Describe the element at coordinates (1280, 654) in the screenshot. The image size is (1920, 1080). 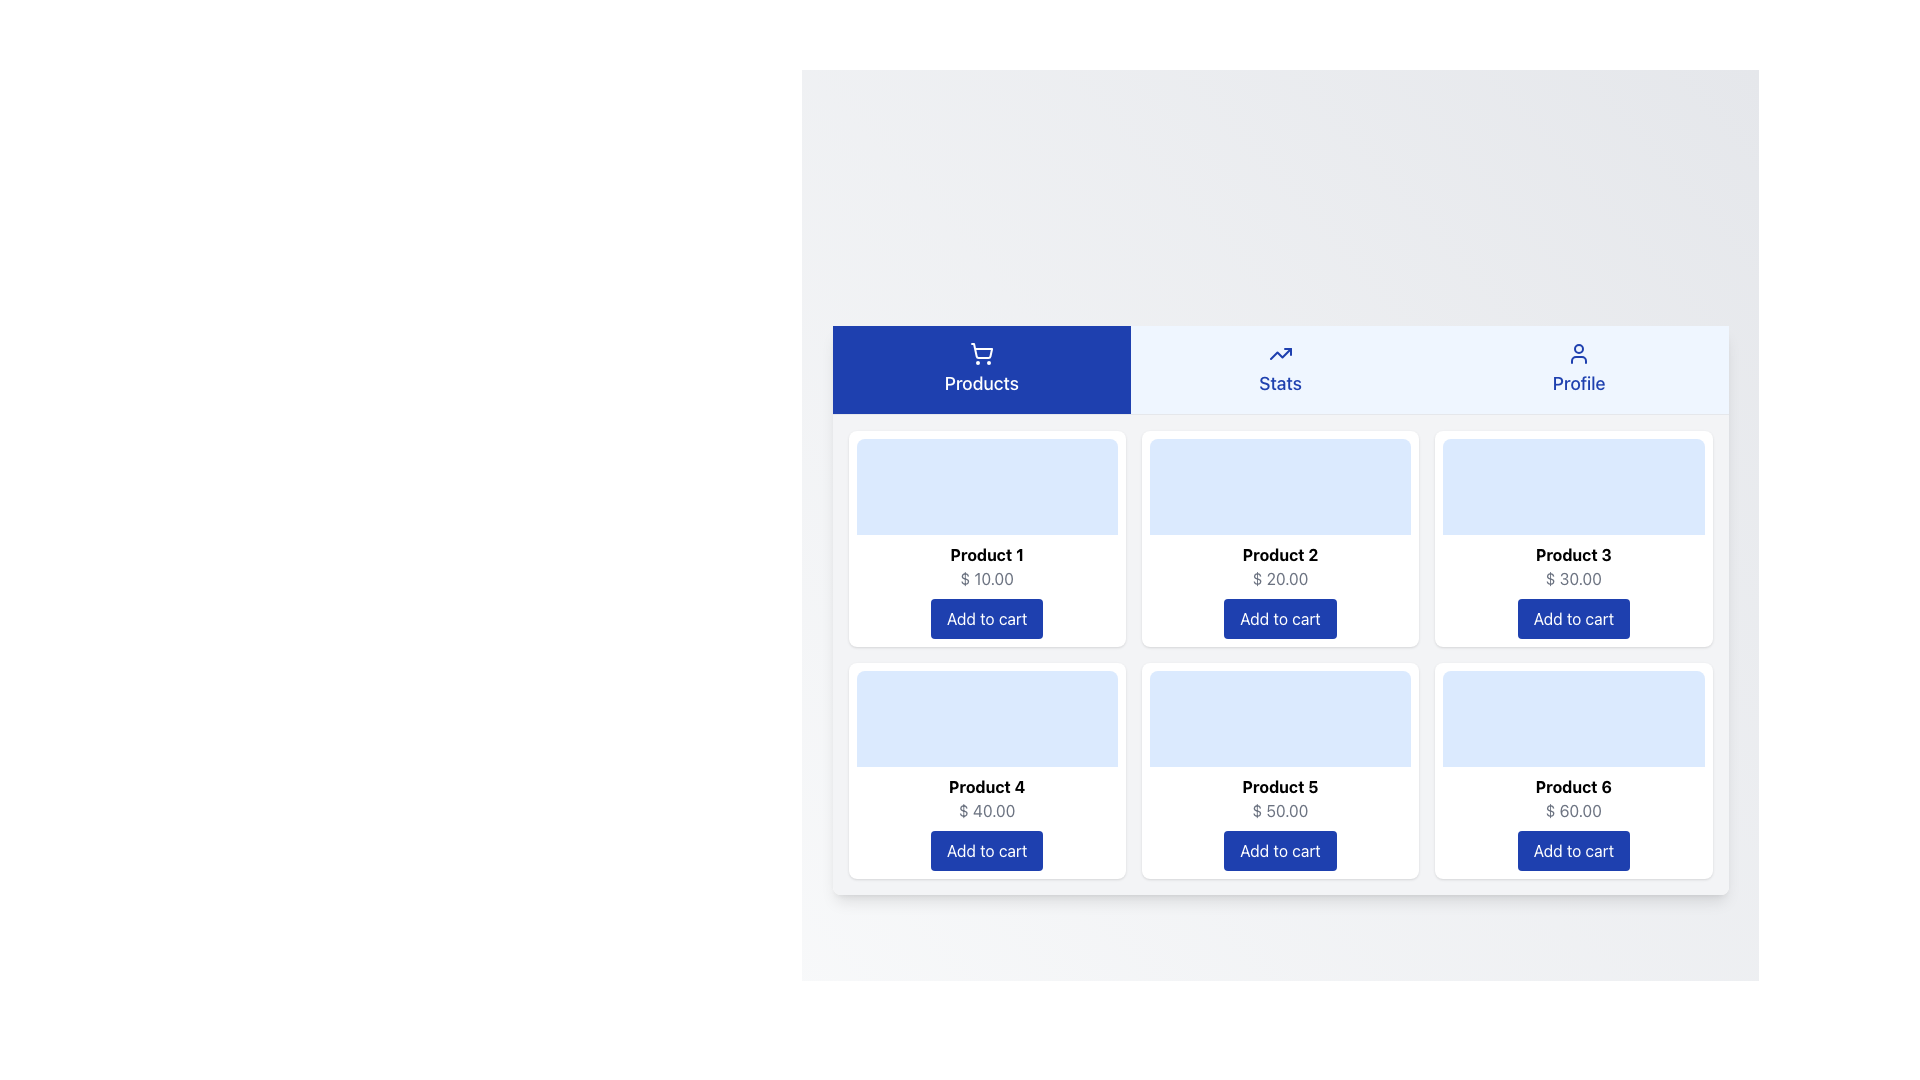
I see `the 'Add to cart' button located on the product card in the grid layout` at that location.